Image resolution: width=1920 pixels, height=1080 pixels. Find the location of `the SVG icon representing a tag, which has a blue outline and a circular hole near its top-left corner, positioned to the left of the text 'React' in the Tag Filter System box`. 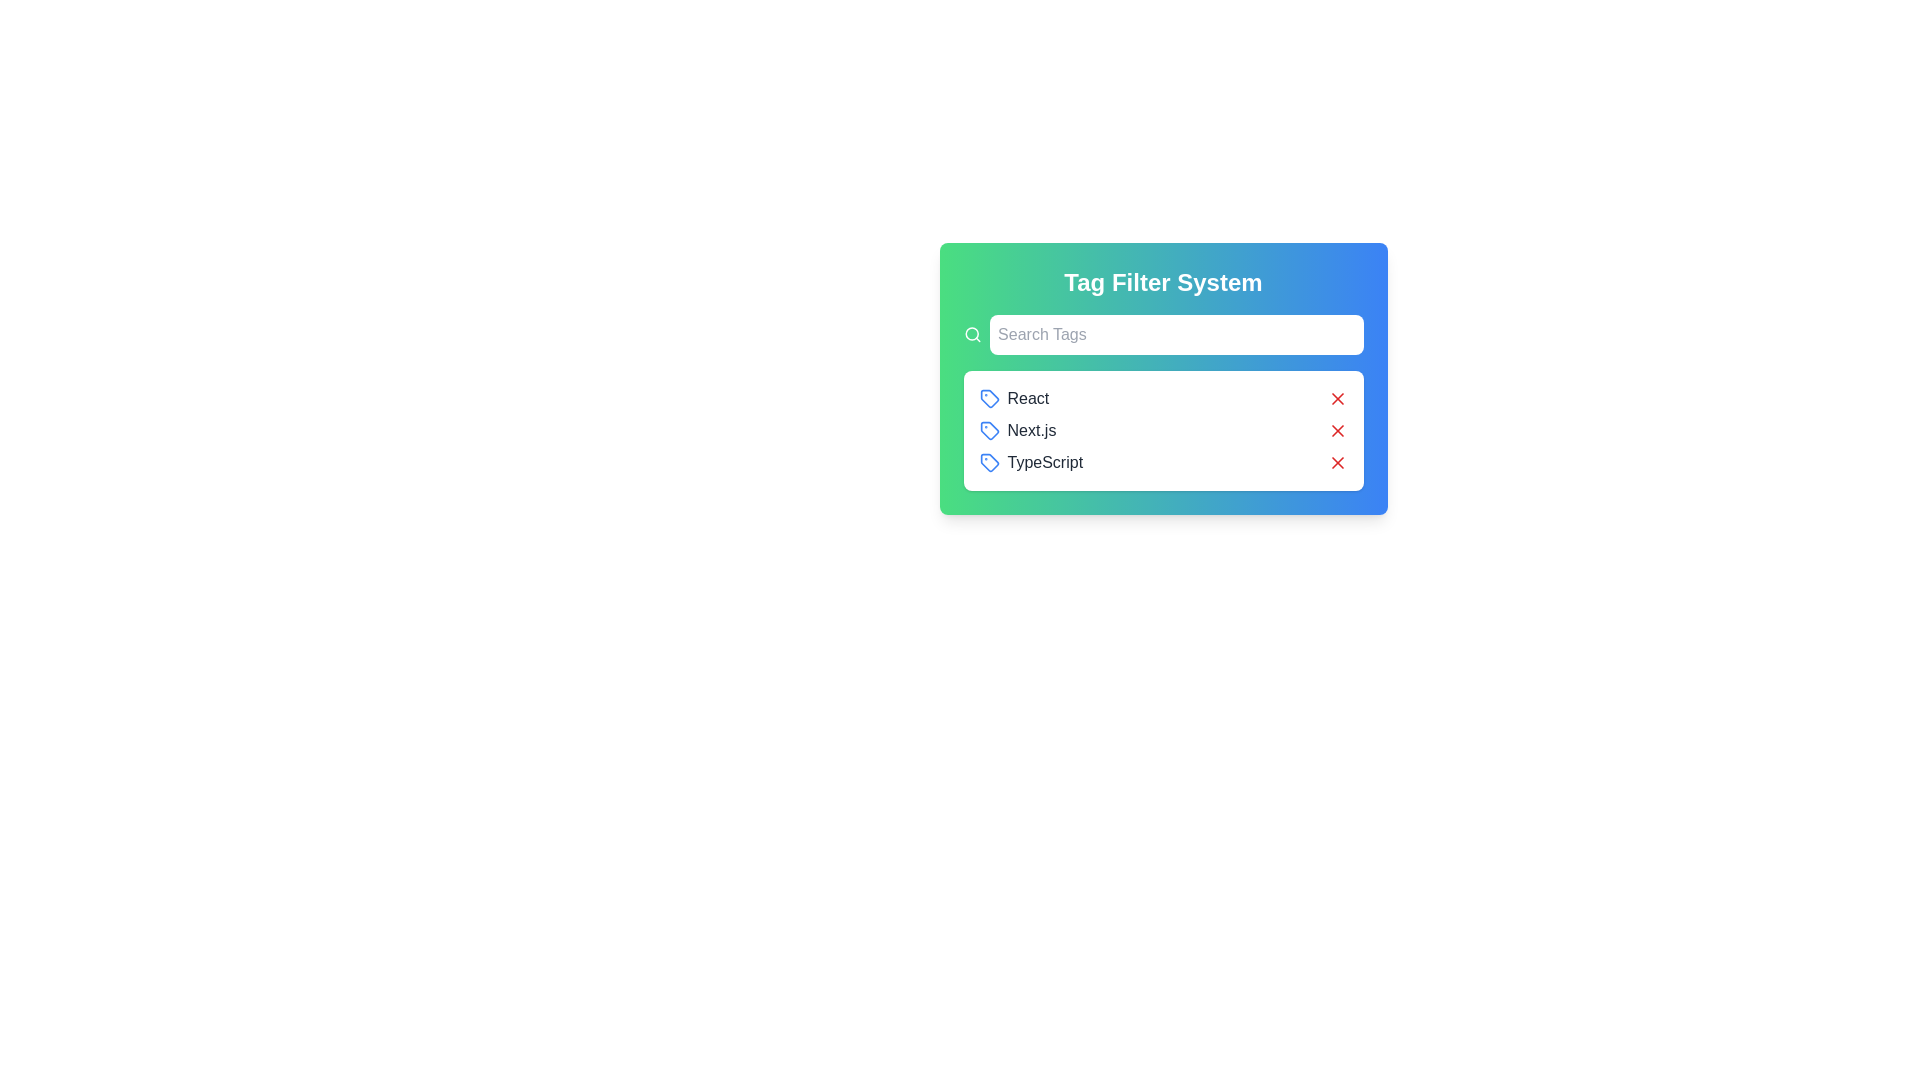

the SVG icon representing a tag, which has a blue outline and a circular hole near its top-left corner, positioned to the left of the text 'React' in the Tag Filter System box is located at coordinates (989, 398).